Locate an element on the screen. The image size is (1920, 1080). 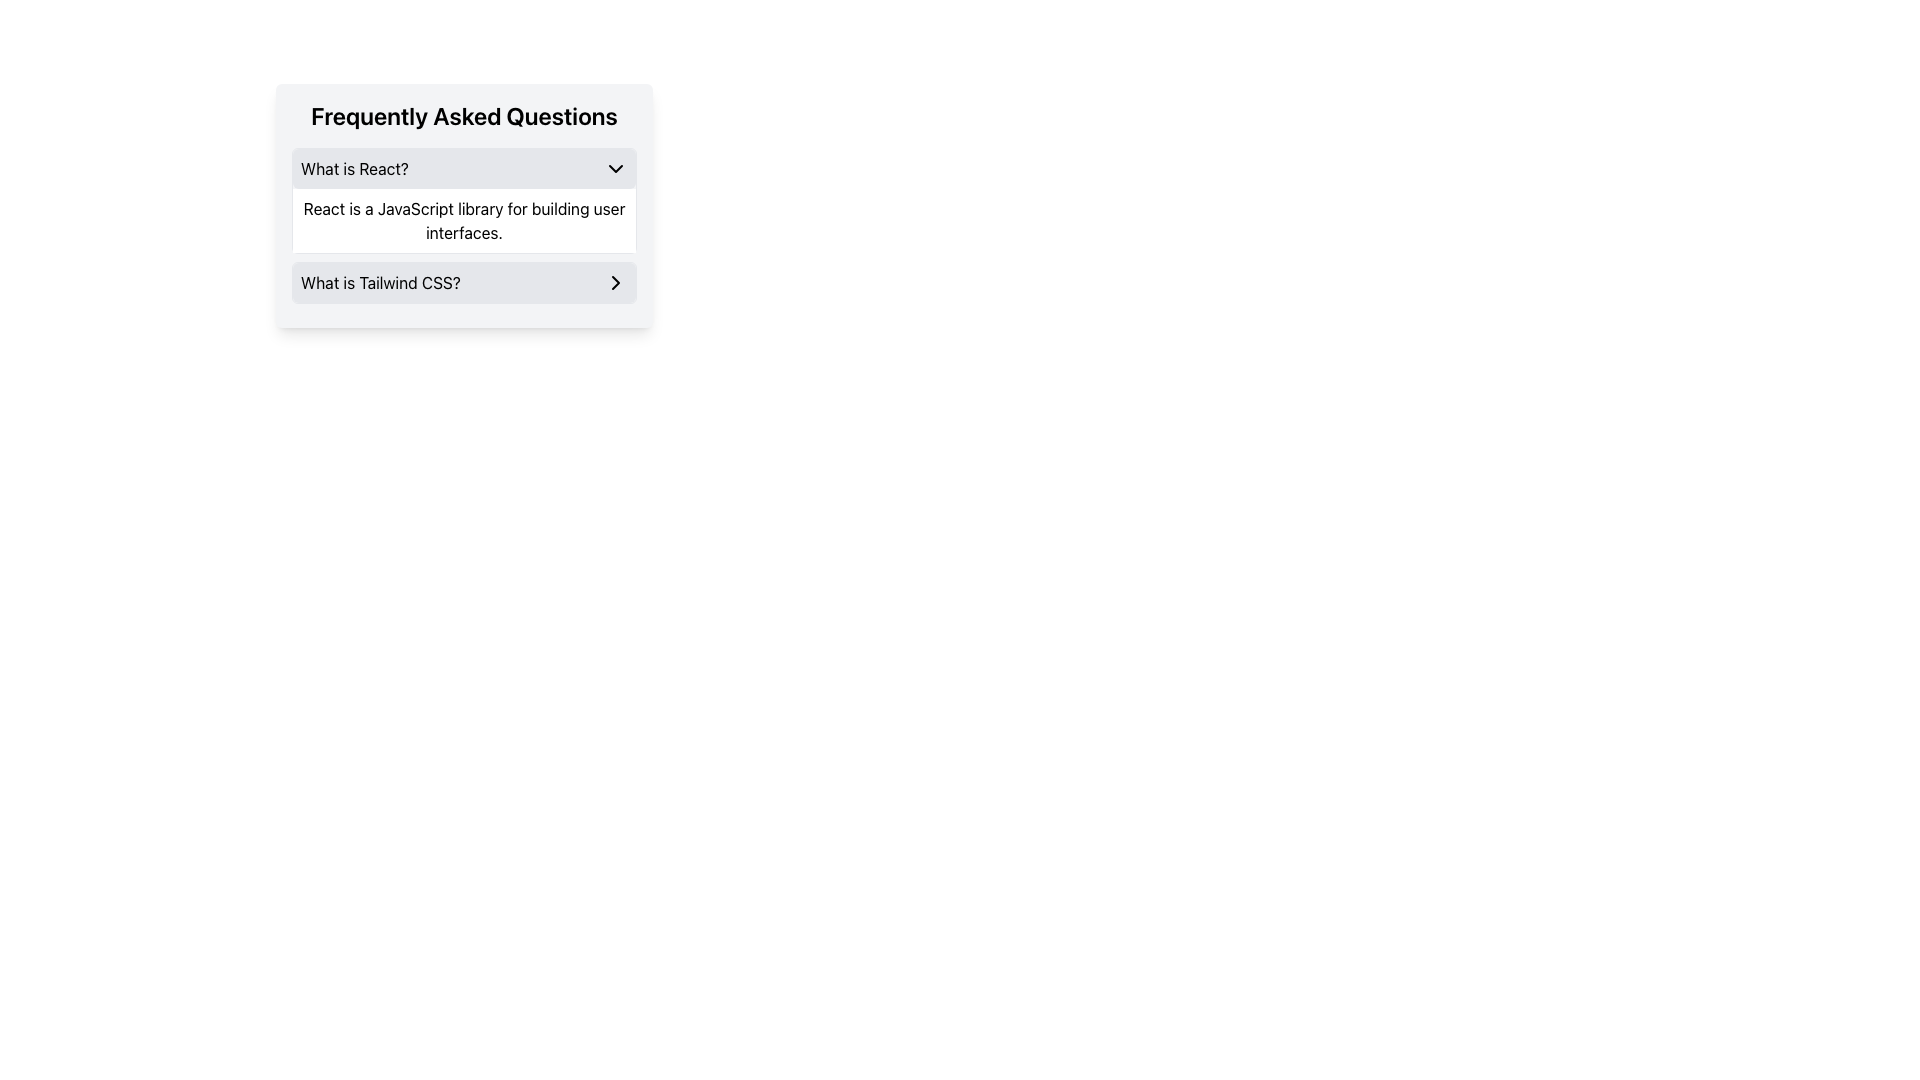
the text label at the top-left of the FAQ panel is located at coordinates (354, 168).